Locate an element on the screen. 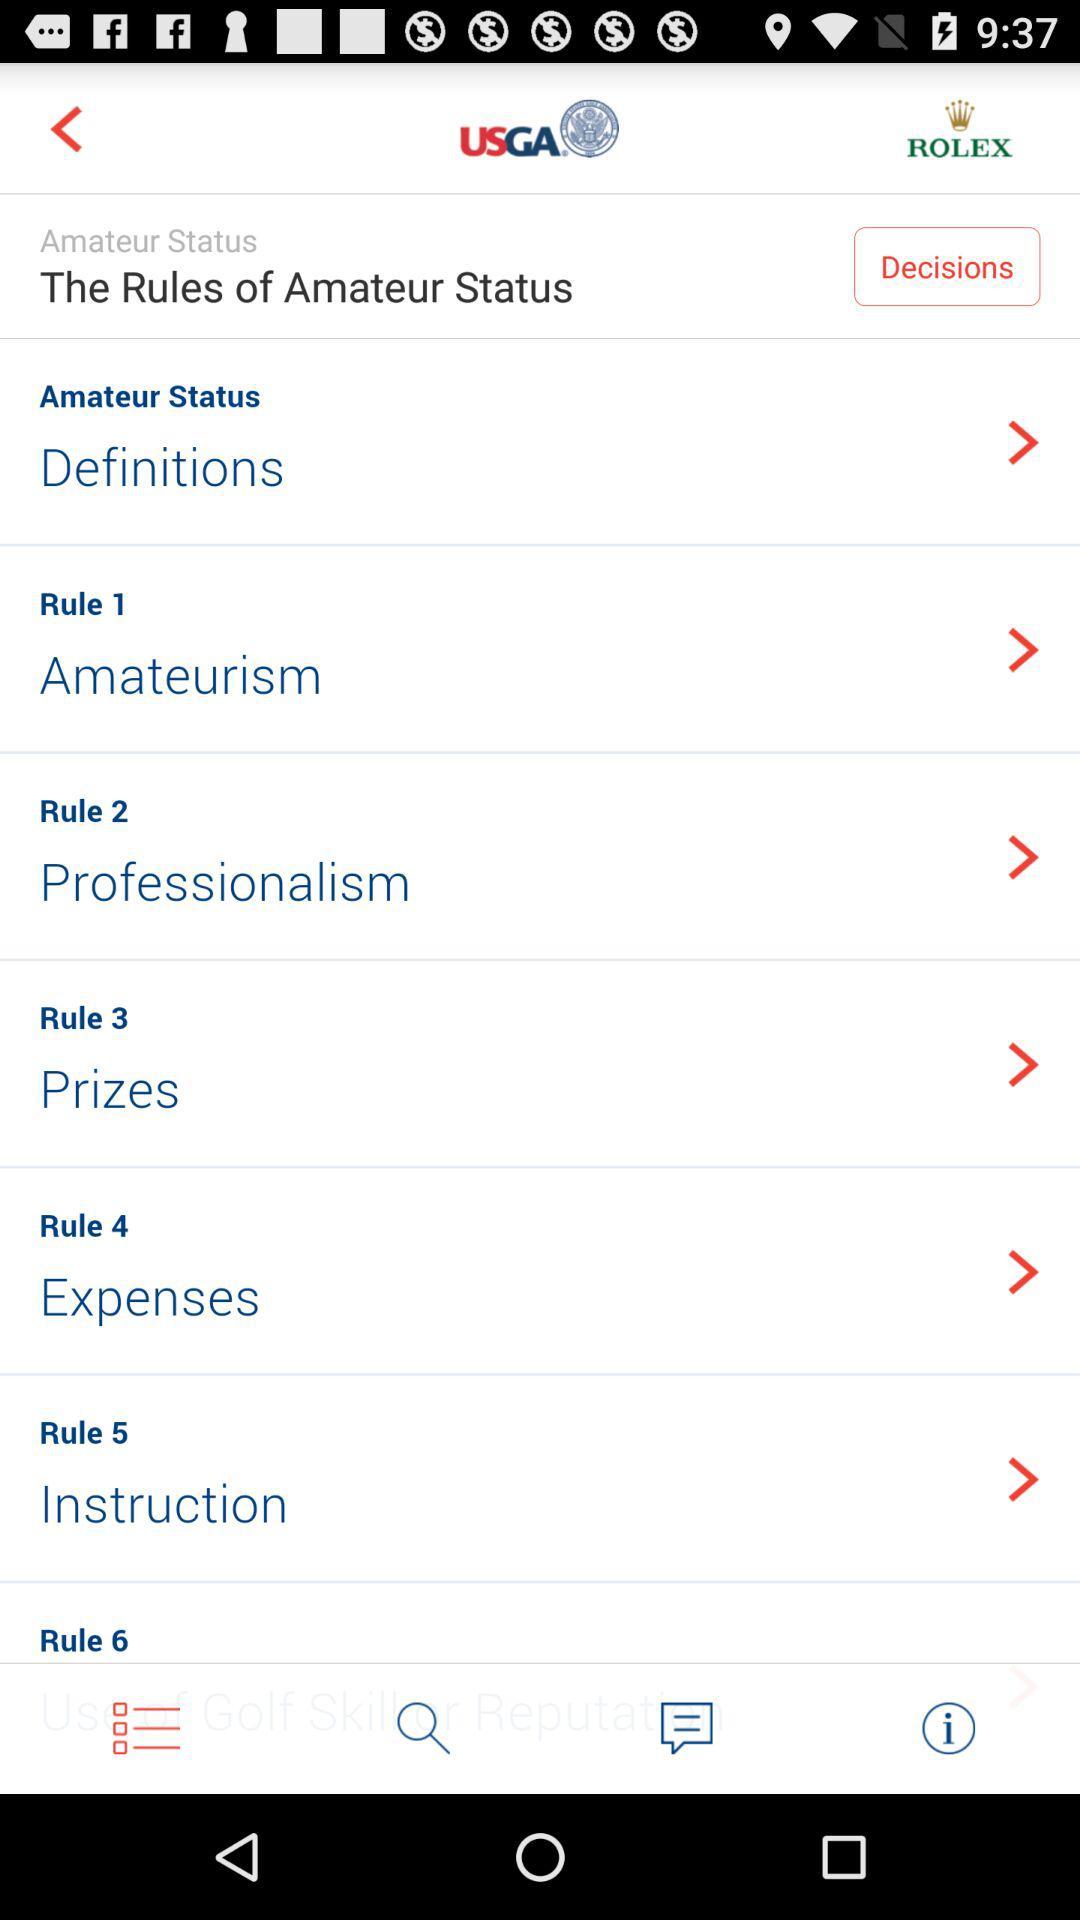  info is located at coordinates (947, 1727).